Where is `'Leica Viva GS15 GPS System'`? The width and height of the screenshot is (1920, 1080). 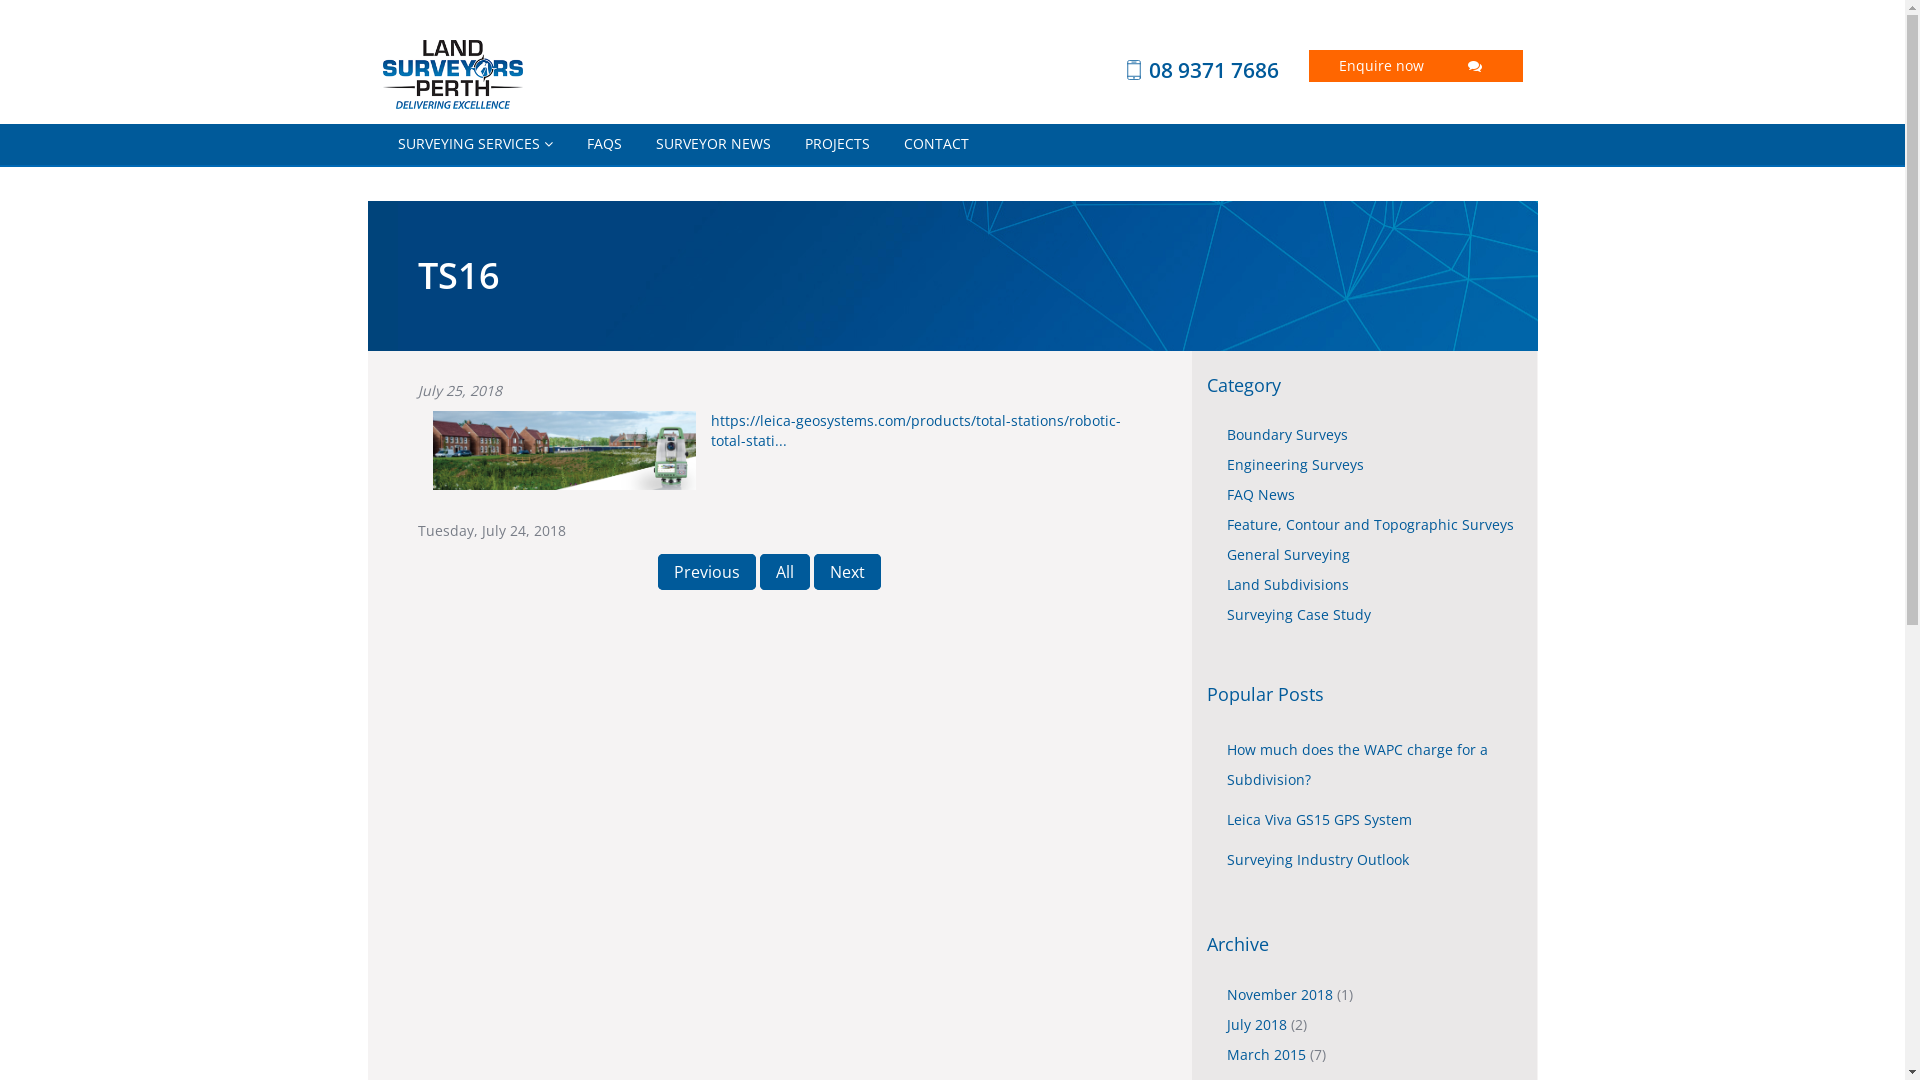 'Leica Viva GS15 GPS System' is located at coordinates (1319, 819).